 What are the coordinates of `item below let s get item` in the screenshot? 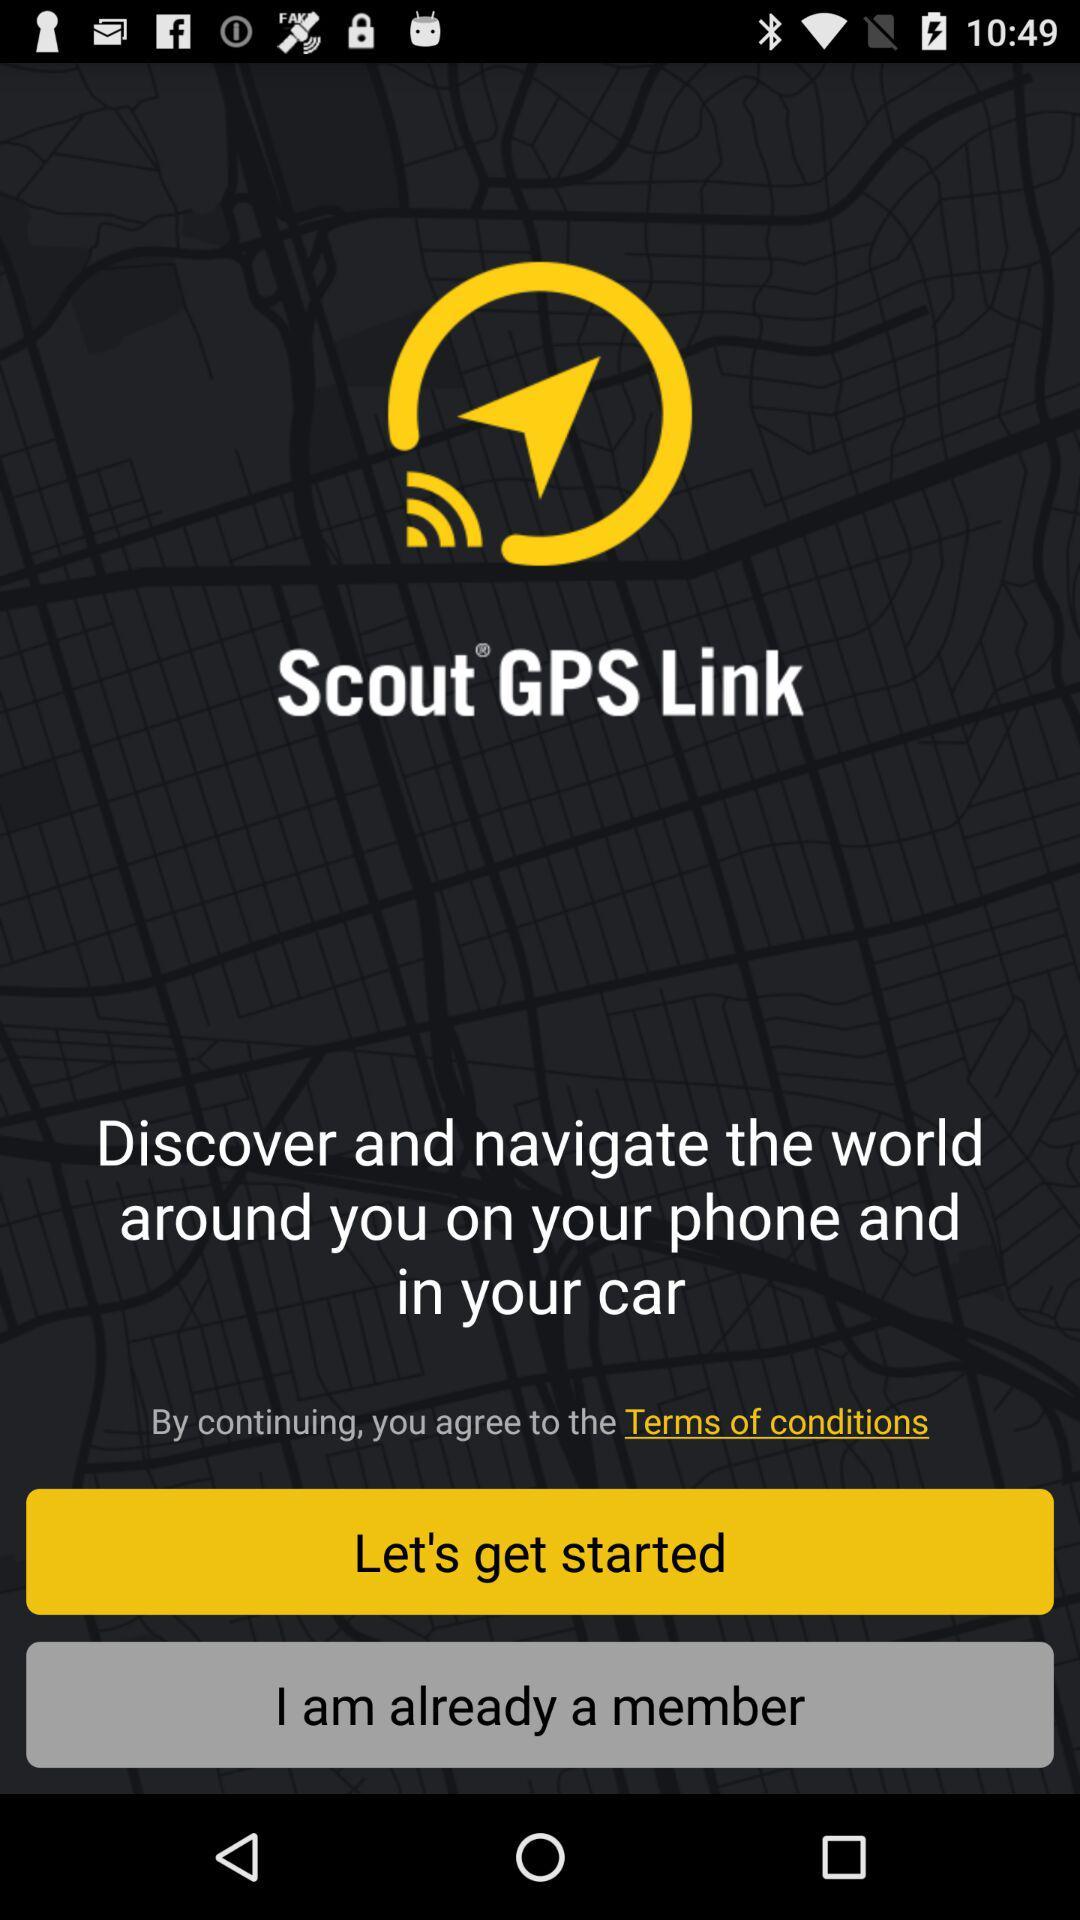 It's located at (540, 1703).